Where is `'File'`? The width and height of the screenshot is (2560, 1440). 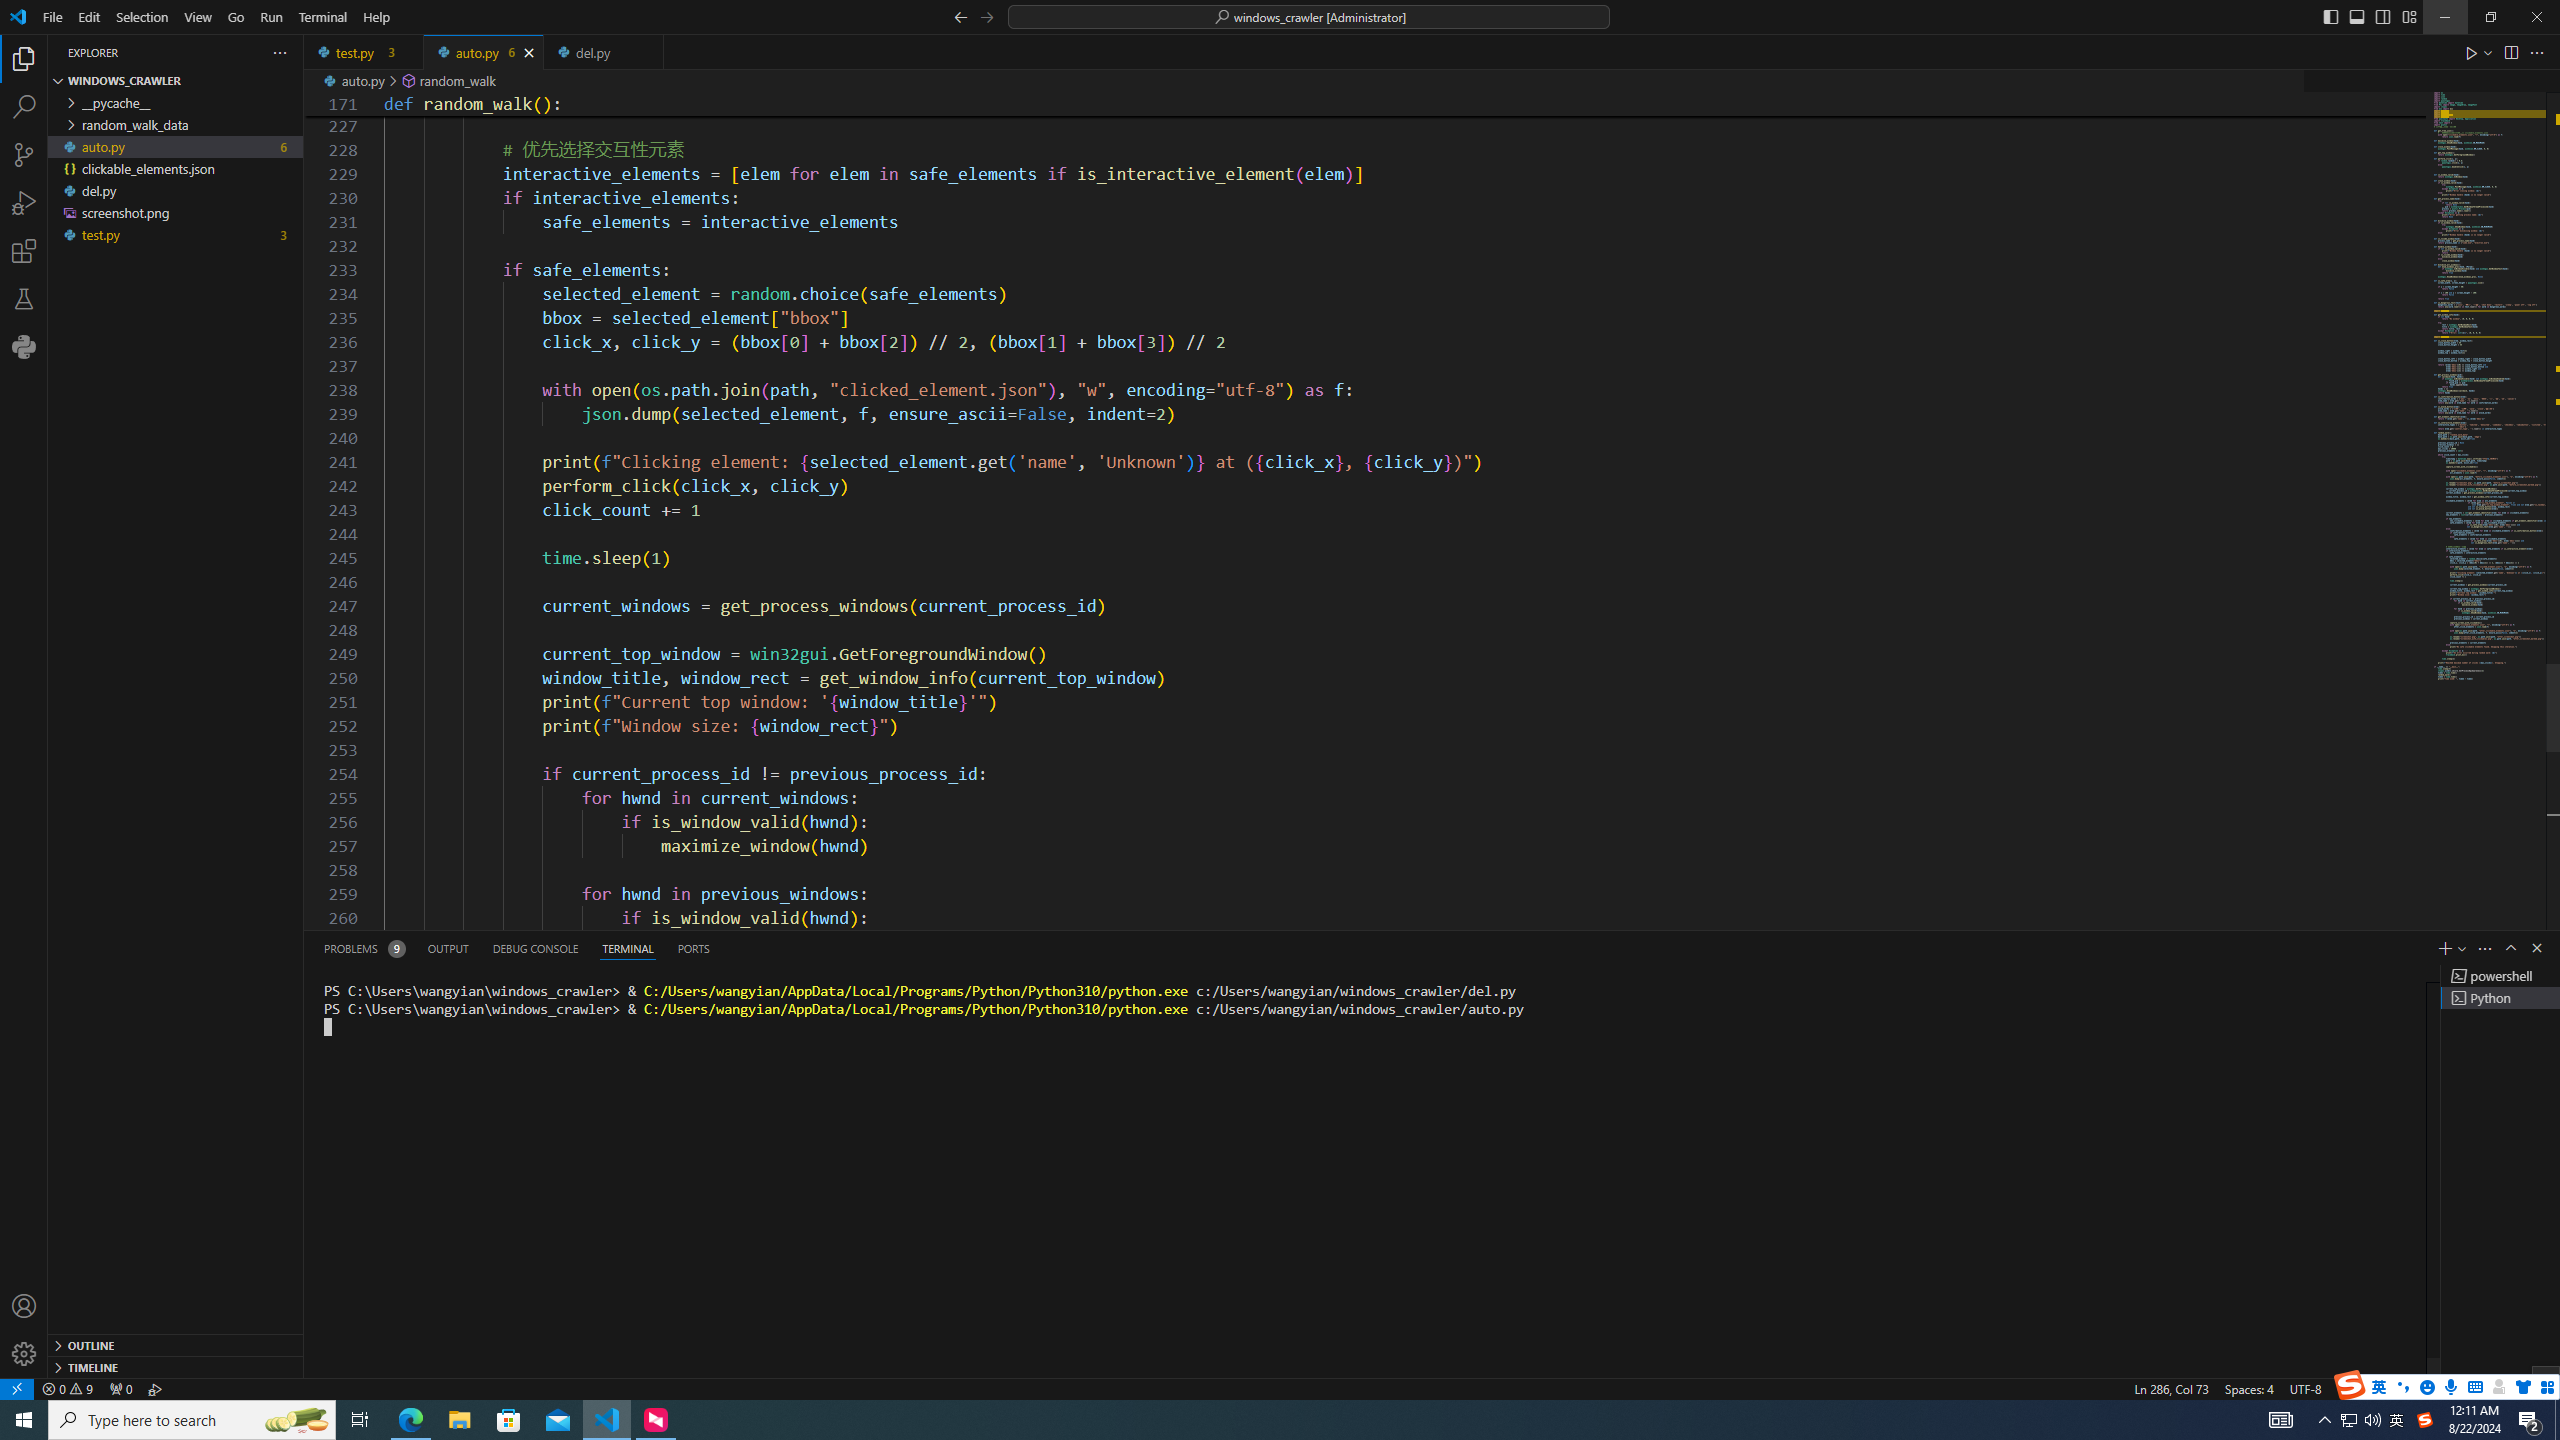
'File' is located at coordinates (52, 16).